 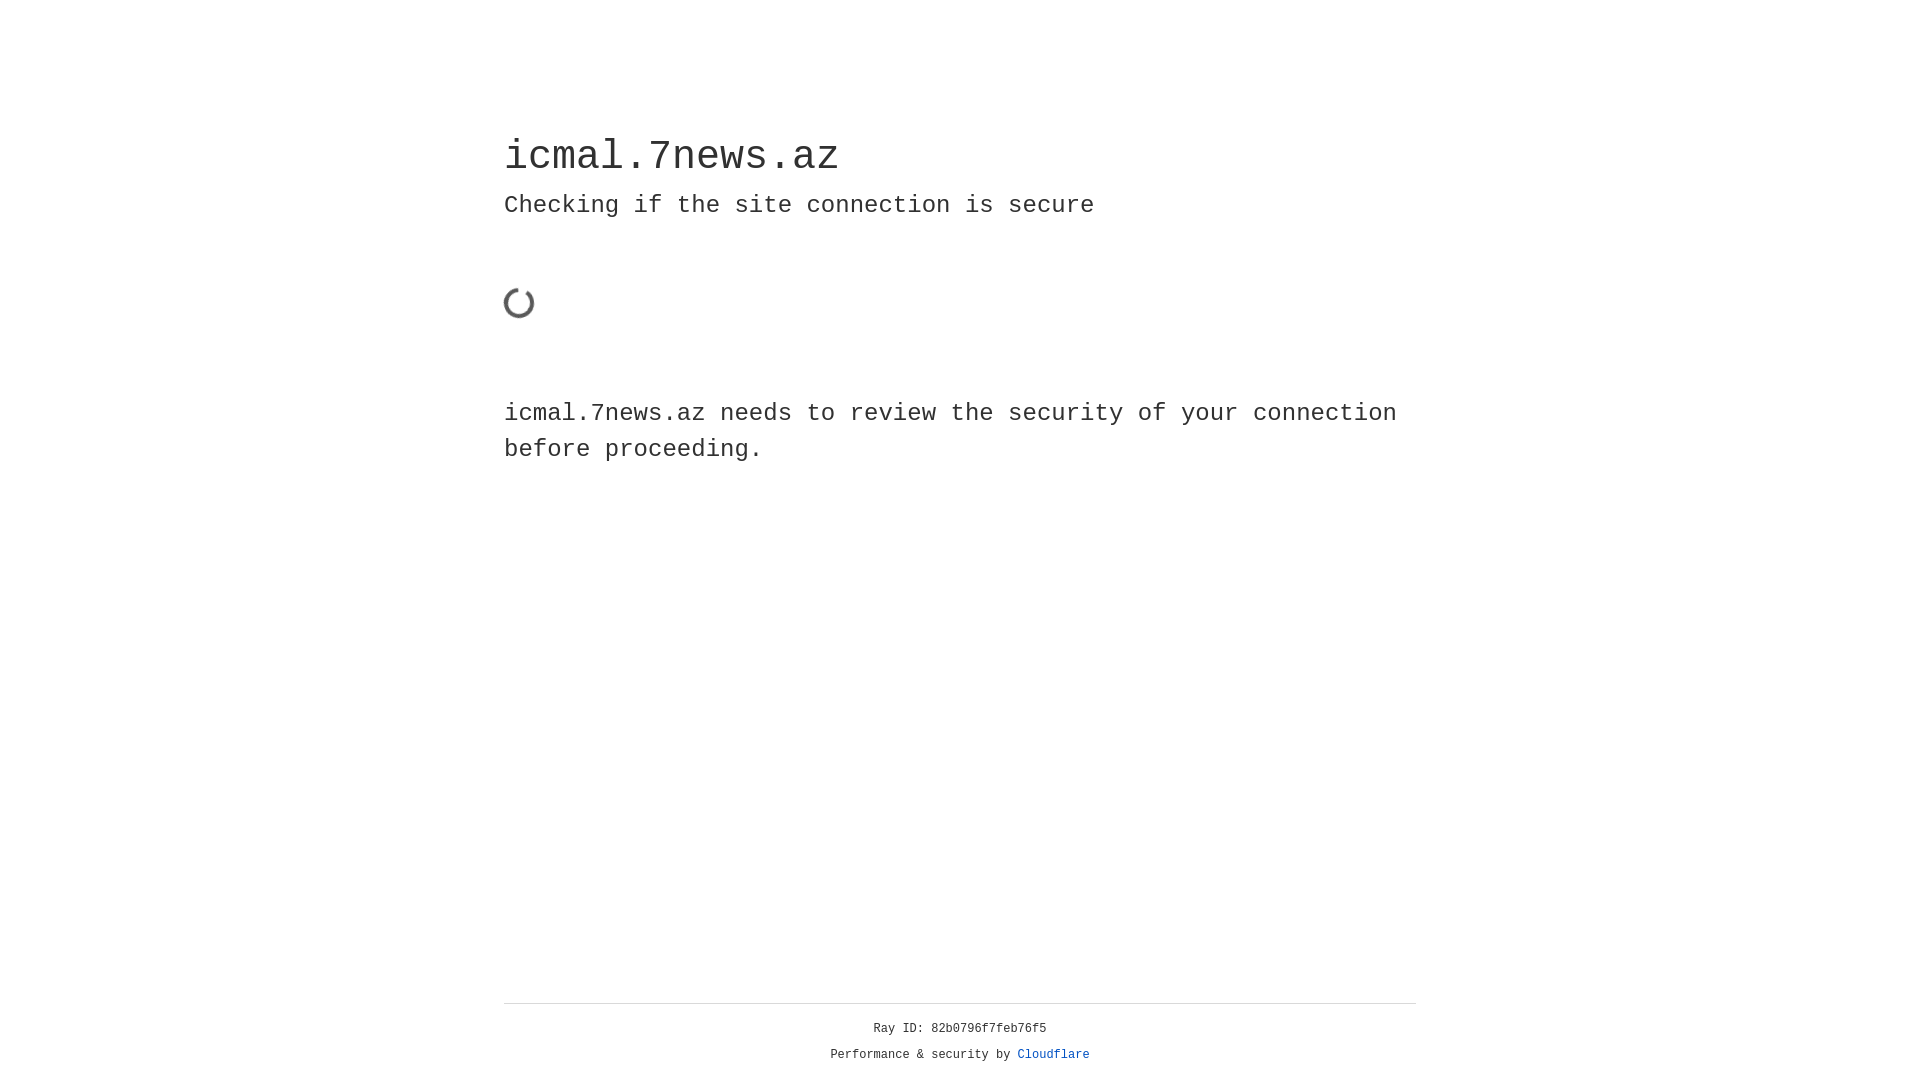 What do you see at coordinates (1053, 1054) in the screenshot?
I see `'Cloudflare'` at bounding box center [1053, 1054].